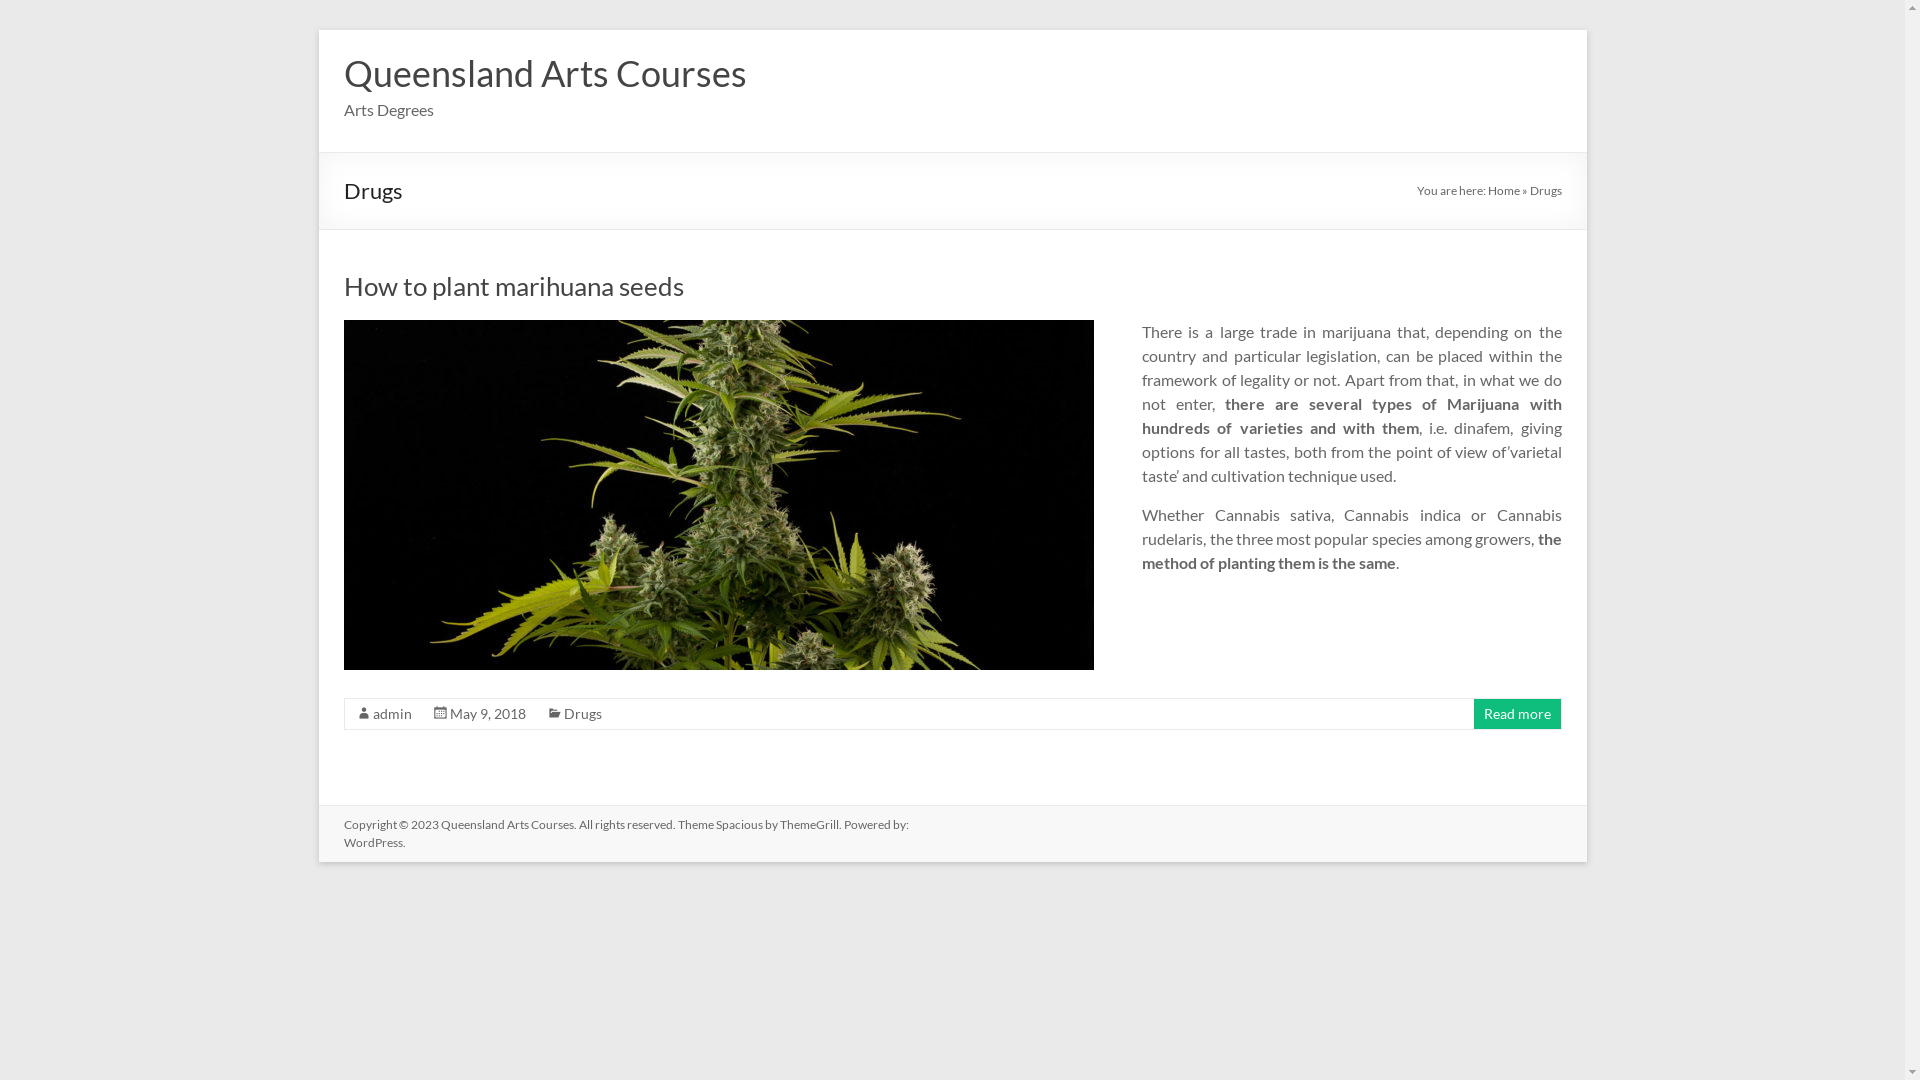 Image resolution: width=1920 pixels, height=1080 pixels. Describe the element at coordinates (581, 712) in the screenshot. I see `'Drugs'` at that location.